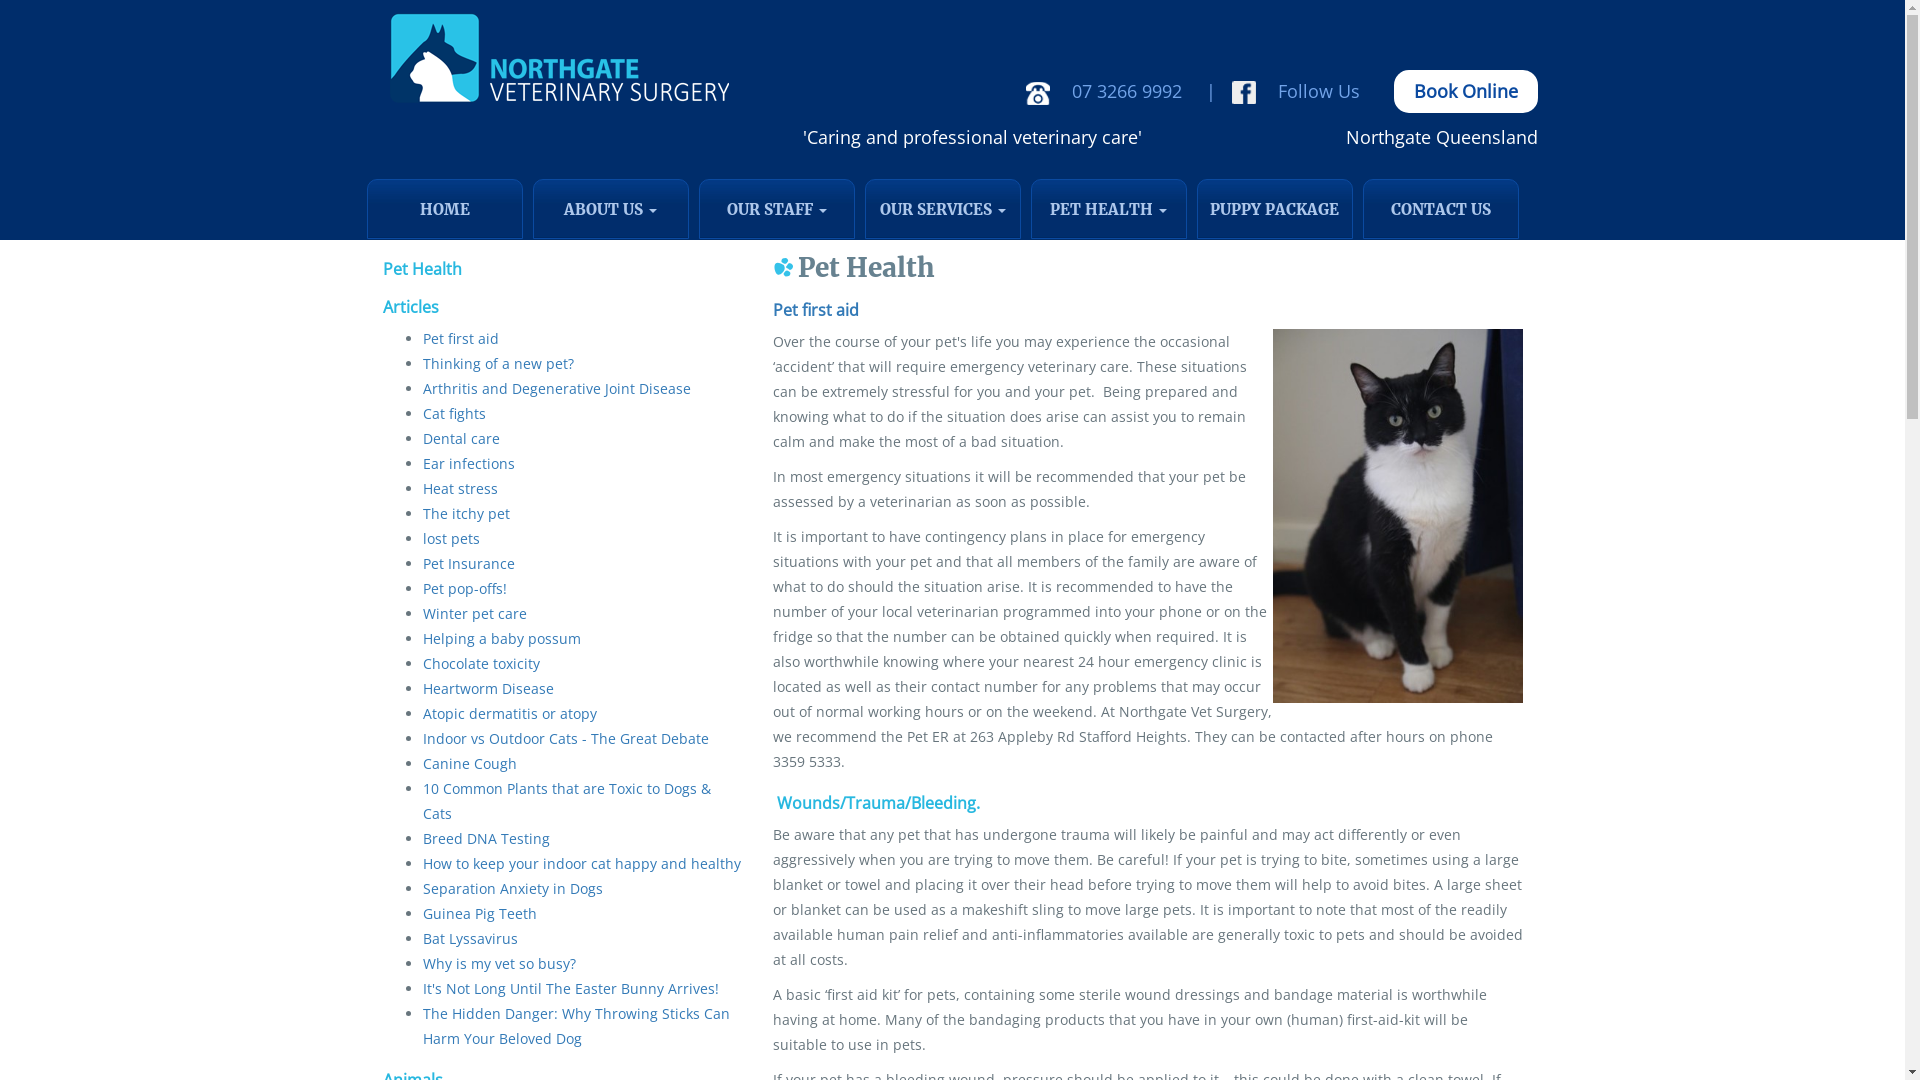  I want to click on 'Pet pop-offs!', so click(463, 587).